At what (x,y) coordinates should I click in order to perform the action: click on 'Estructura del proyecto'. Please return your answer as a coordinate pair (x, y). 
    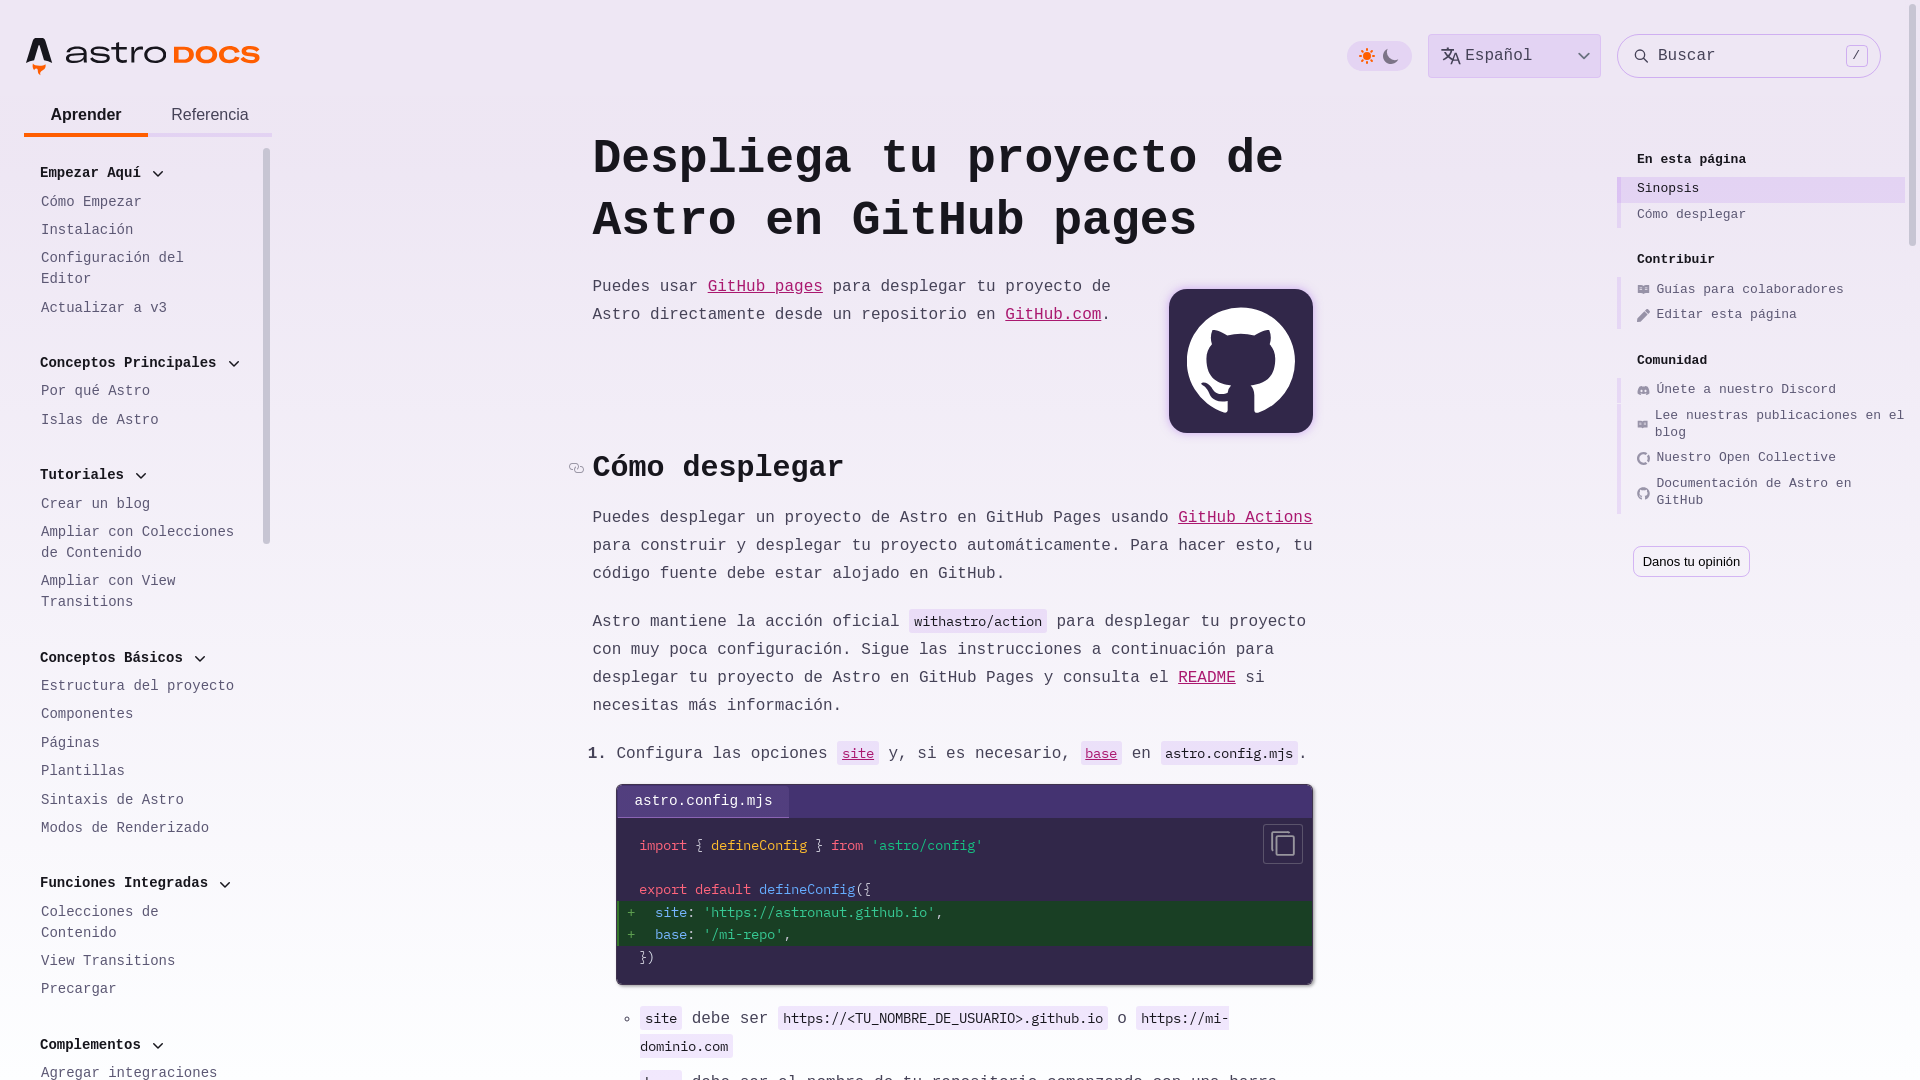
    Looking at the image, I should click on (140, 685).